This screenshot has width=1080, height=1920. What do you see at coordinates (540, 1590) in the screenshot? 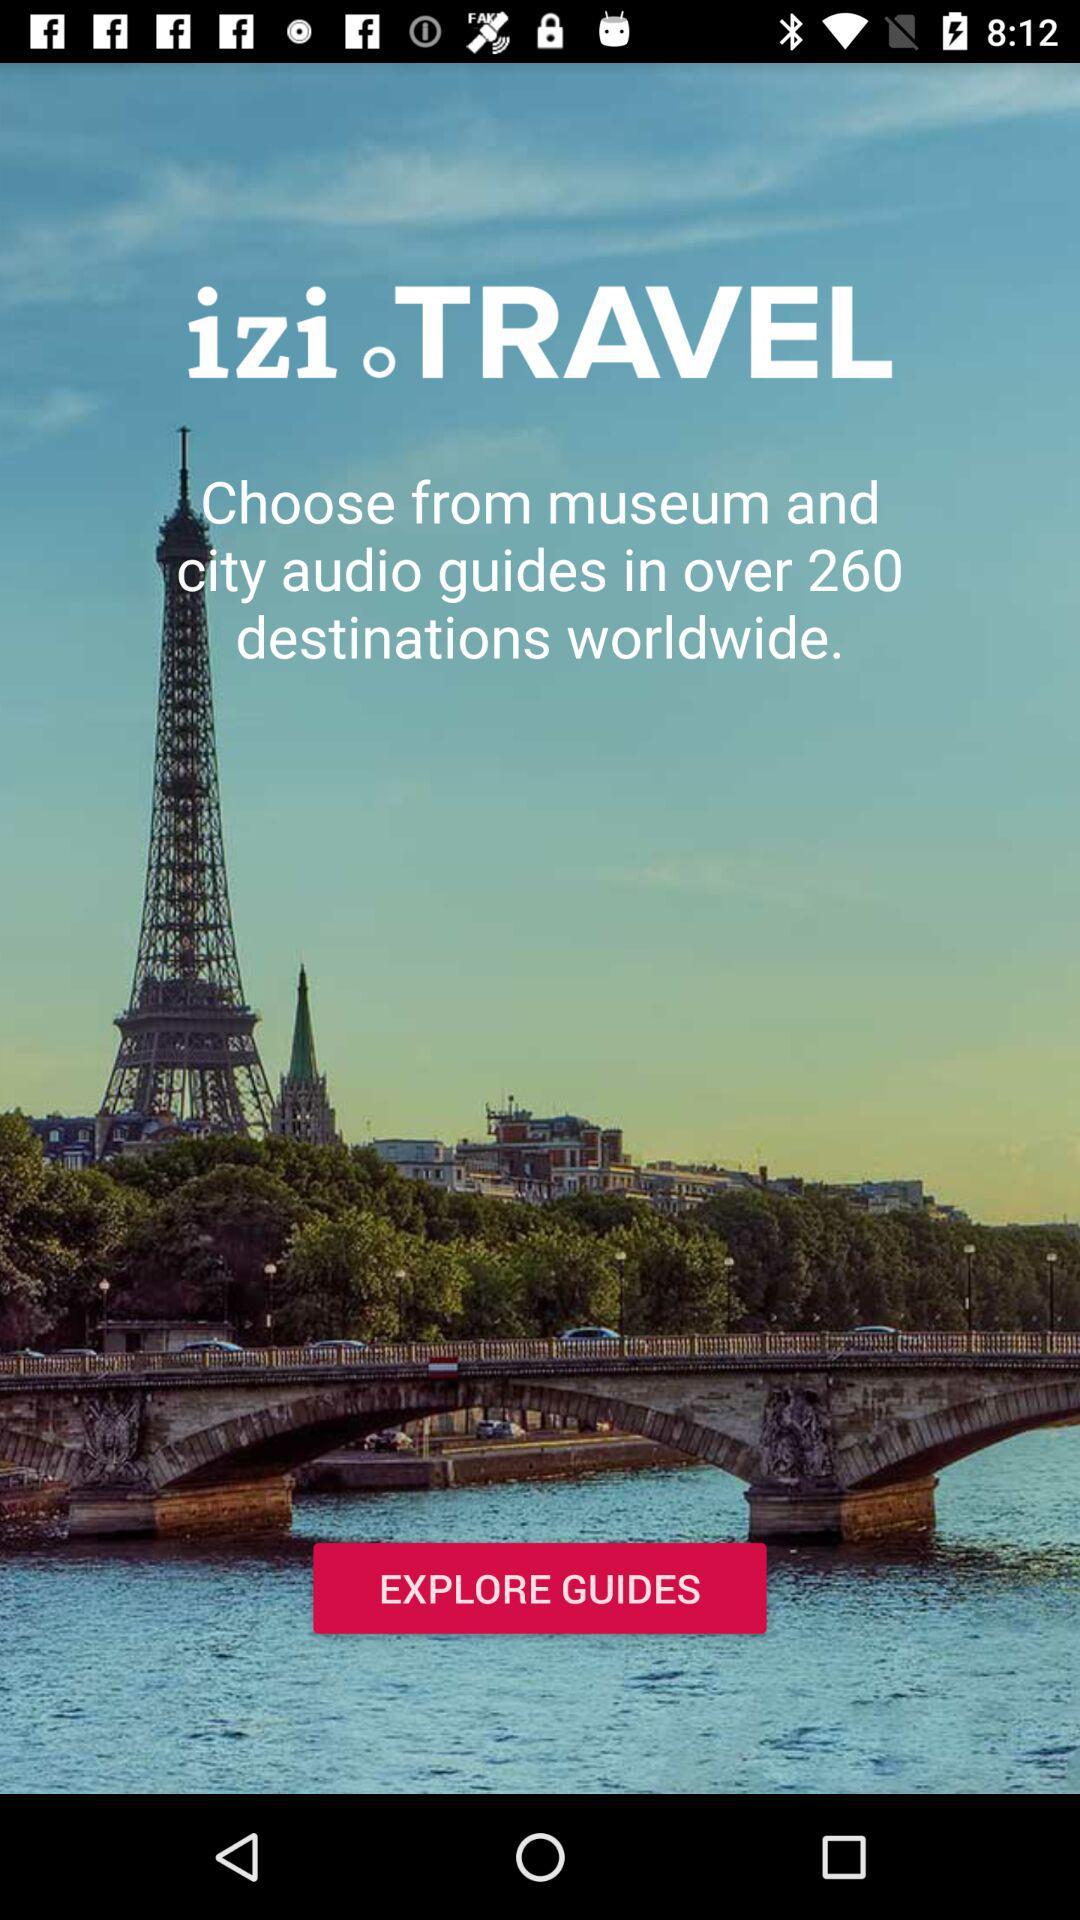
I see `explore guides icon` at bounding box center [540, 1590].